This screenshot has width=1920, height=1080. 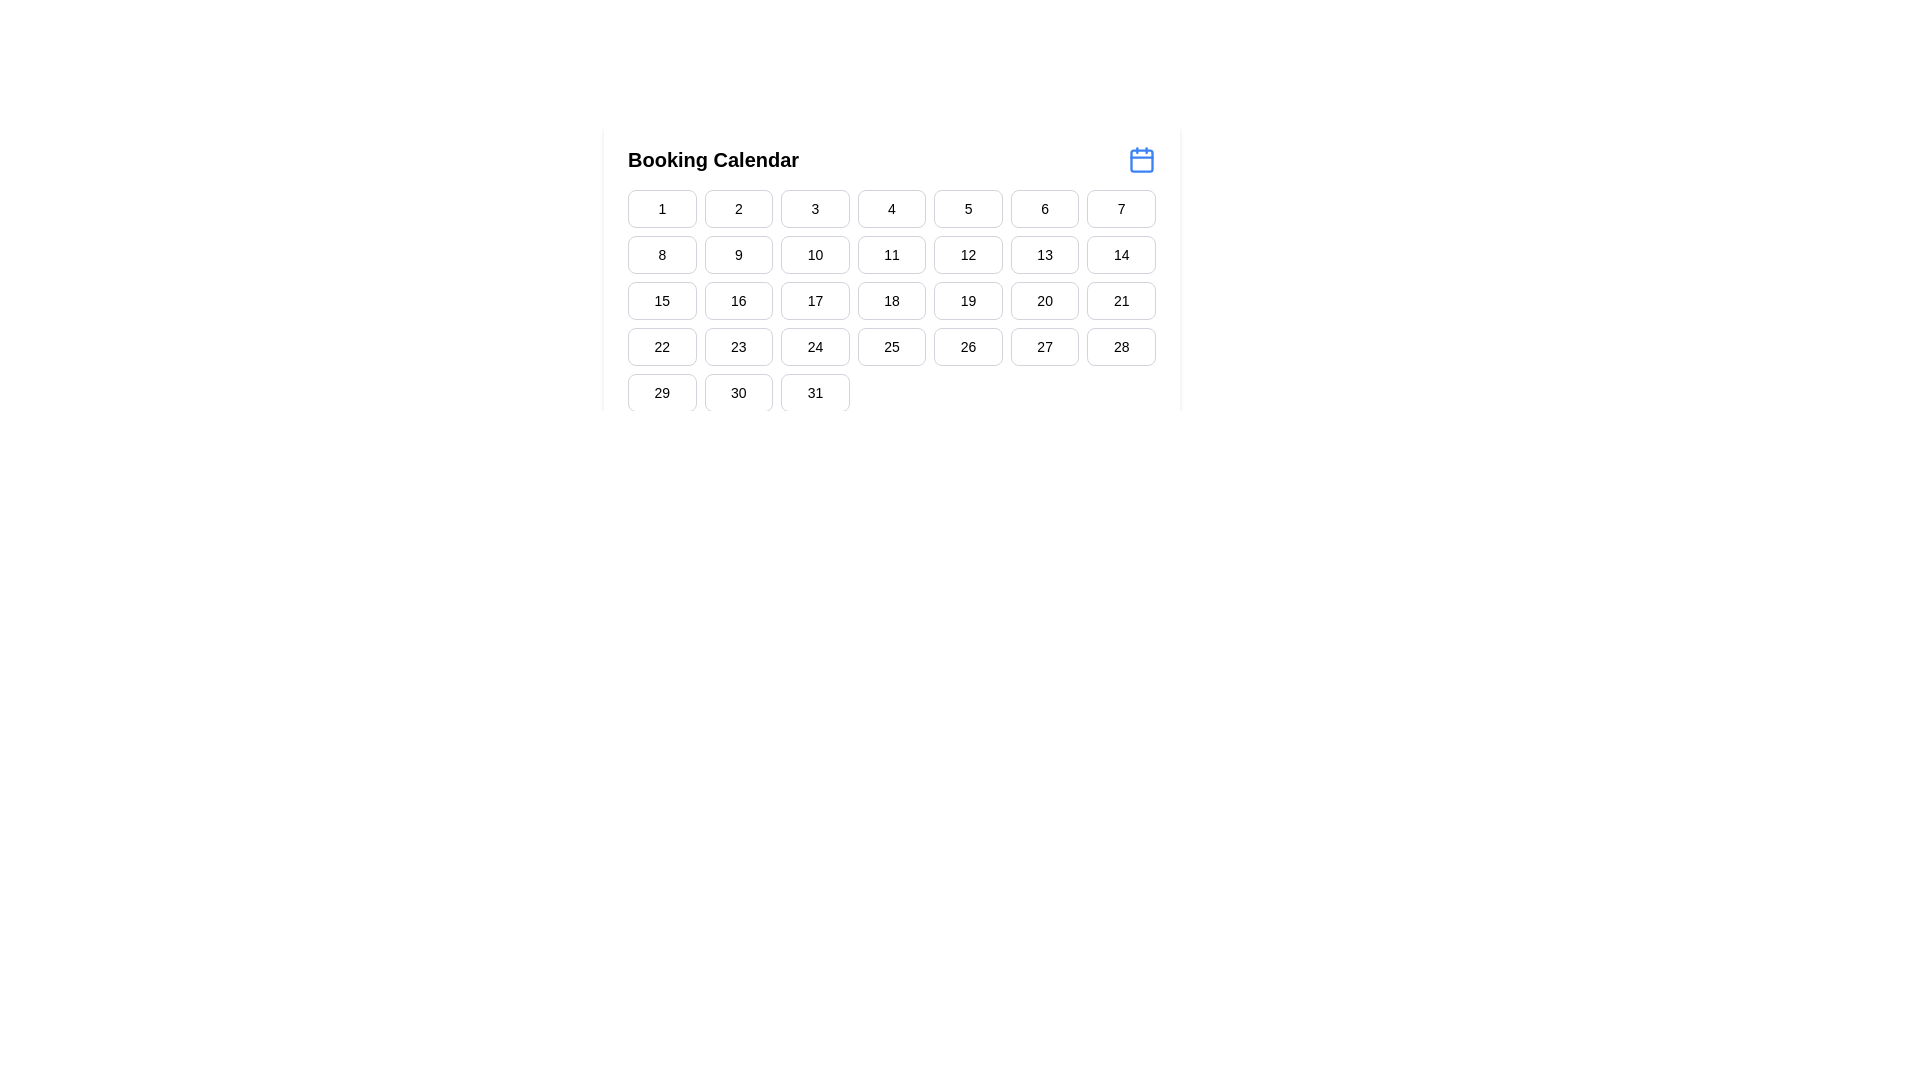 I want to click on the rectangular button with rounded corners, white background, and a centered black number '5' for advanced interactions, so click(x=968, y=208).